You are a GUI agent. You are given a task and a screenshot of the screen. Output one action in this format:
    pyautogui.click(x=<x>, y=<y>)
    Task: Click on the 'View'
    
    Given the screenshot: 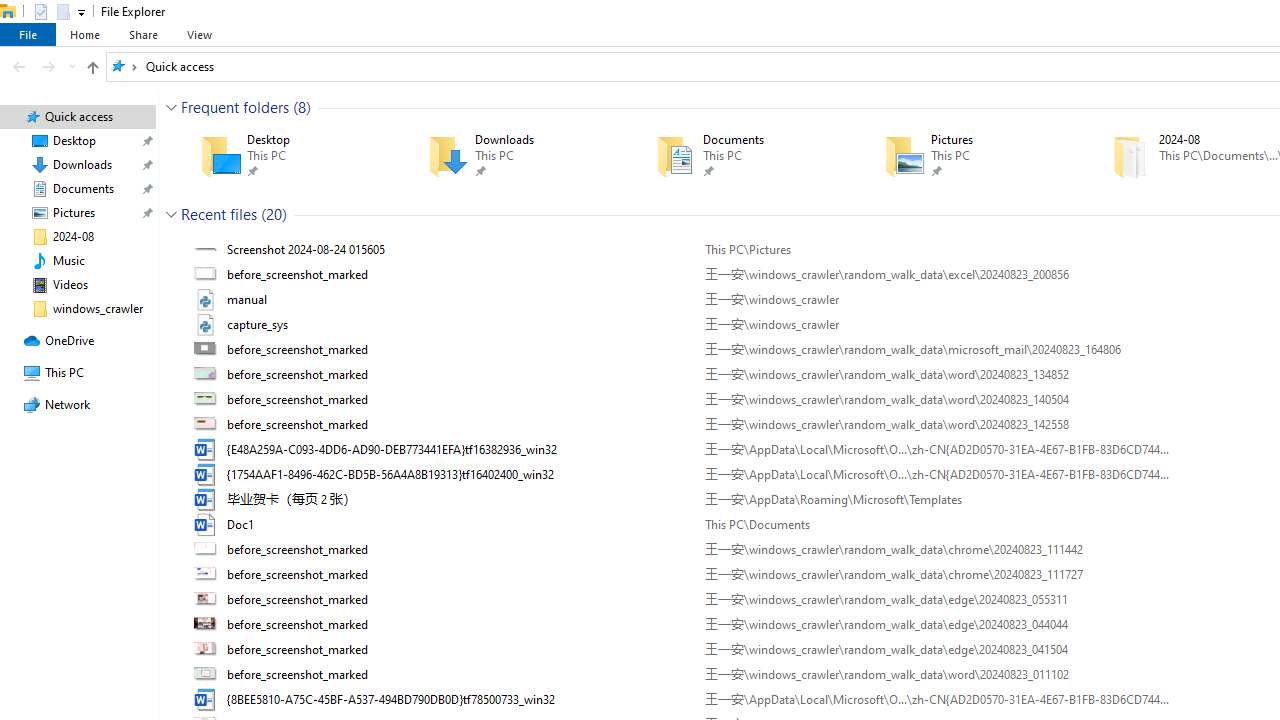 What is the action you would take?
    pyautogui.click(x=199, y=34)
    